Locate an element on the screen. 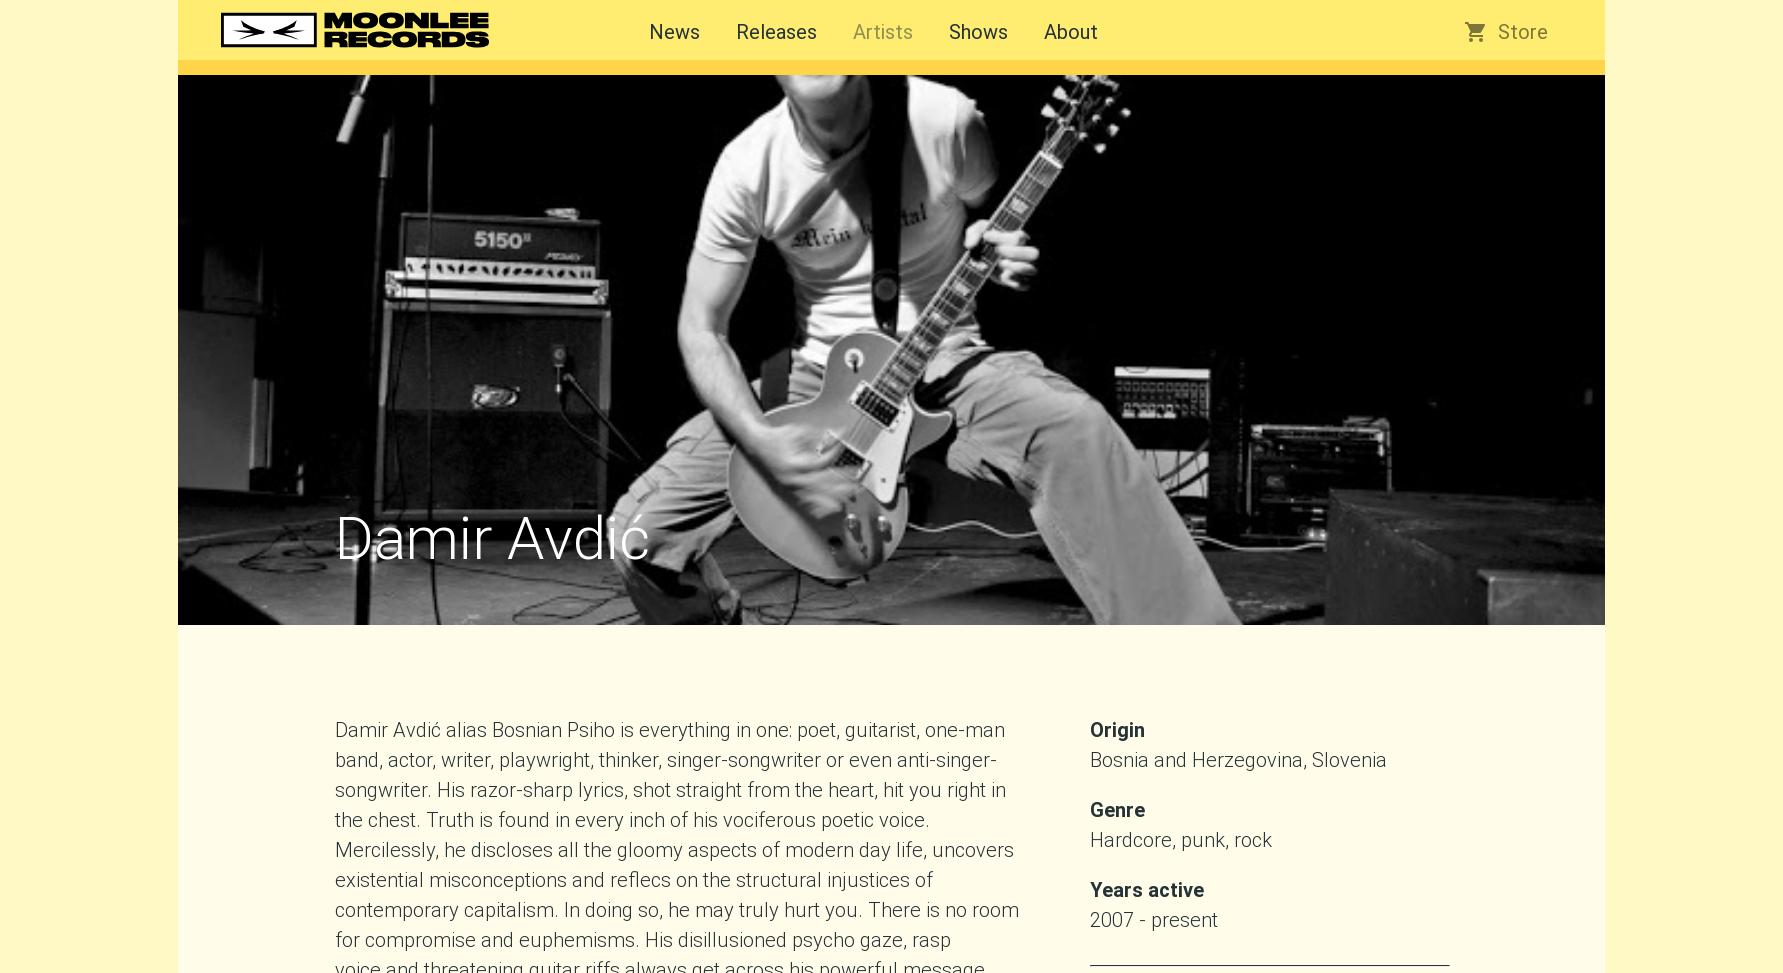  '2007 - present' is located at coordinates (1152, 918).